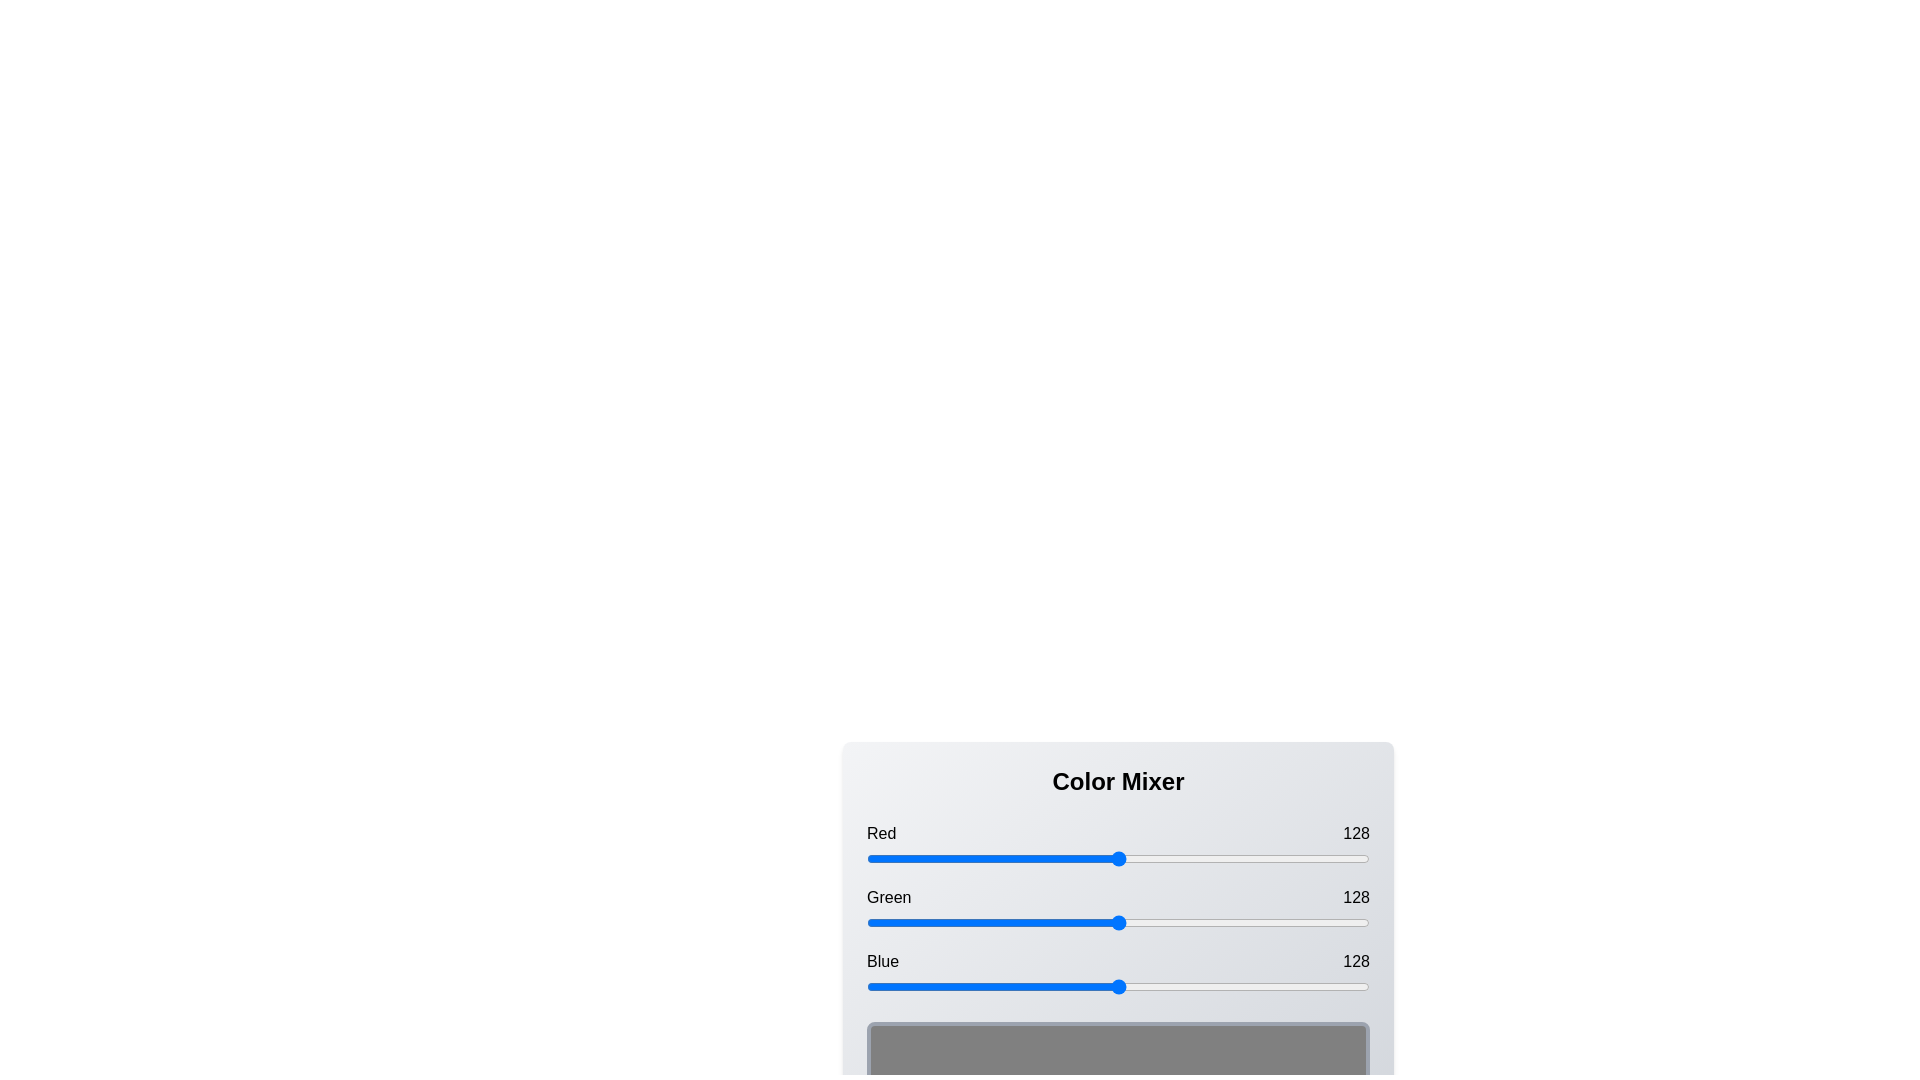 This screenshot has height=1080, width=1920. Describe the element at coordinates (1108, 922) in the screenshot. I see `the green slider to set its value to 123` at that location.